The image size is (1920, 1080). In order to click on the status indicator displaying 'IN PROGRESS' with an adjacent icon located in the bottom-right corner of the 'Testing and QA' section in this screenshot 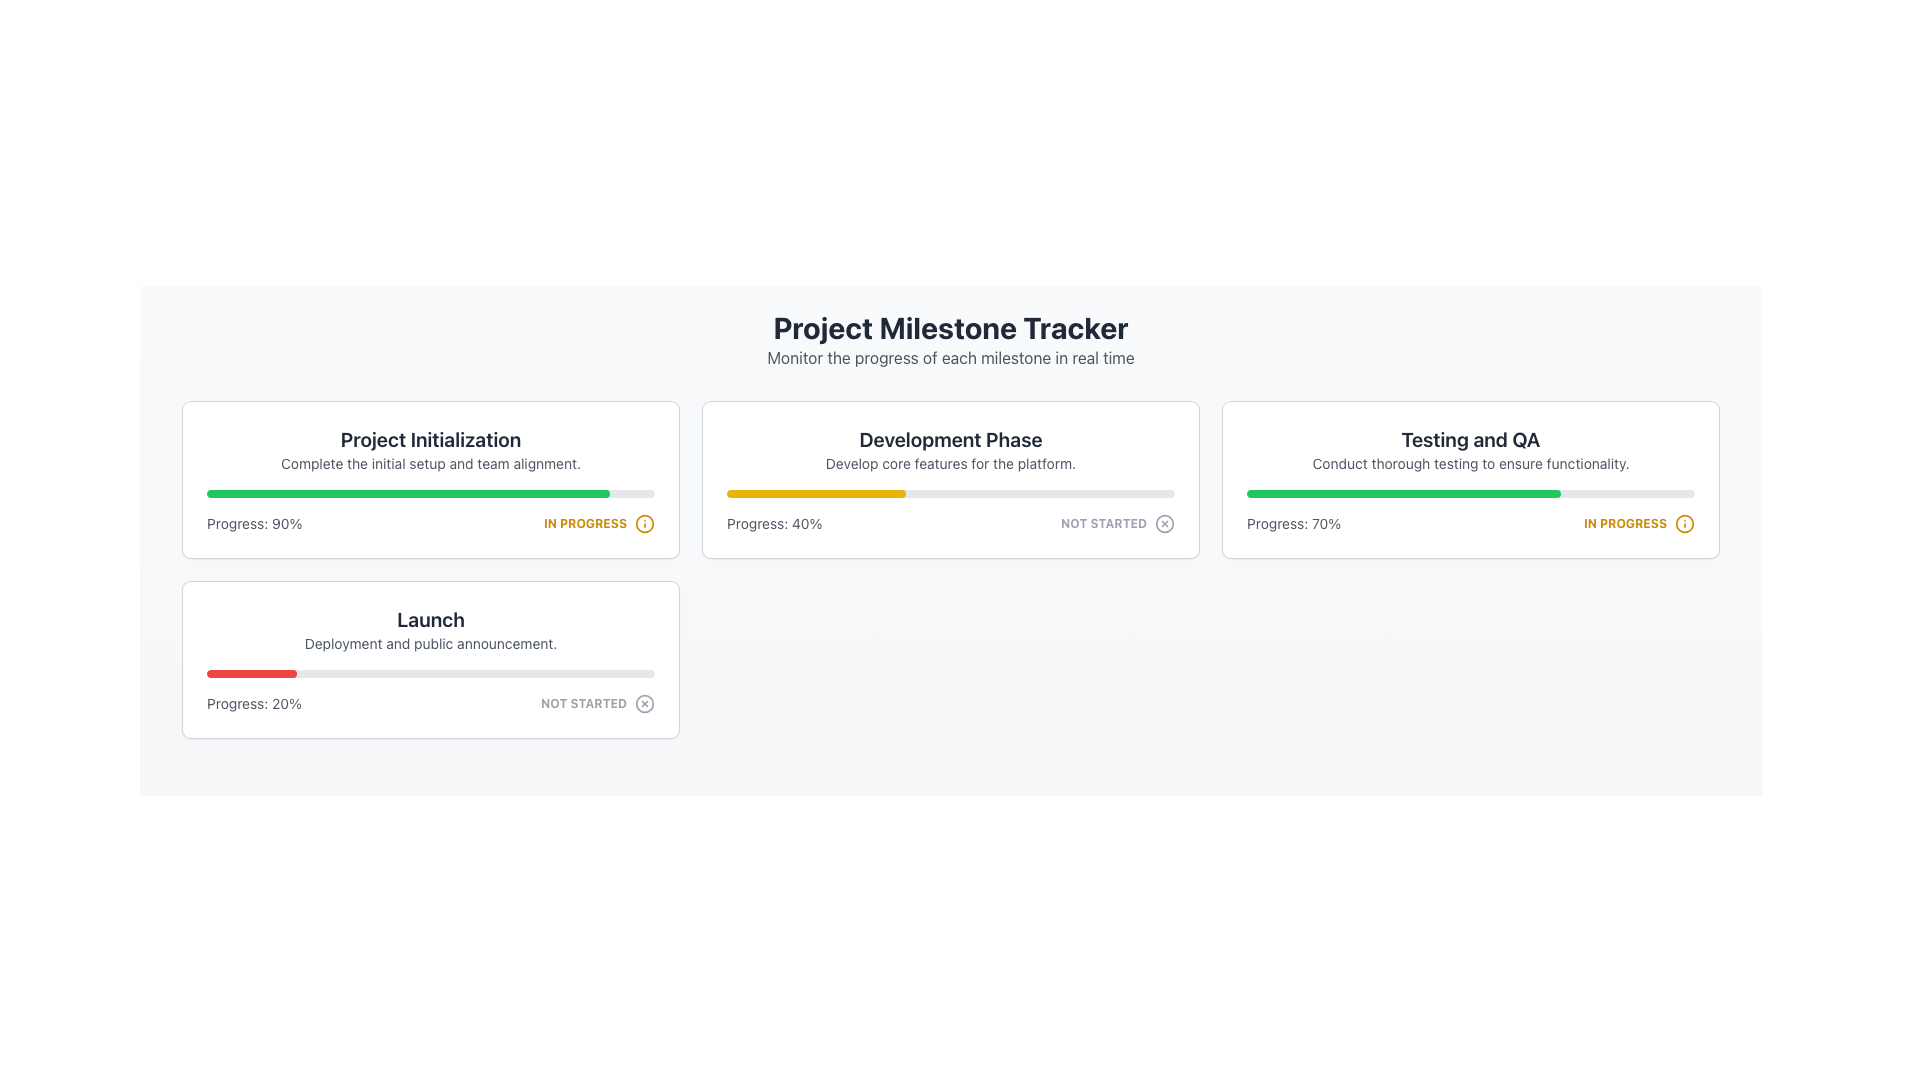, I will do `click(1639, 523)`.